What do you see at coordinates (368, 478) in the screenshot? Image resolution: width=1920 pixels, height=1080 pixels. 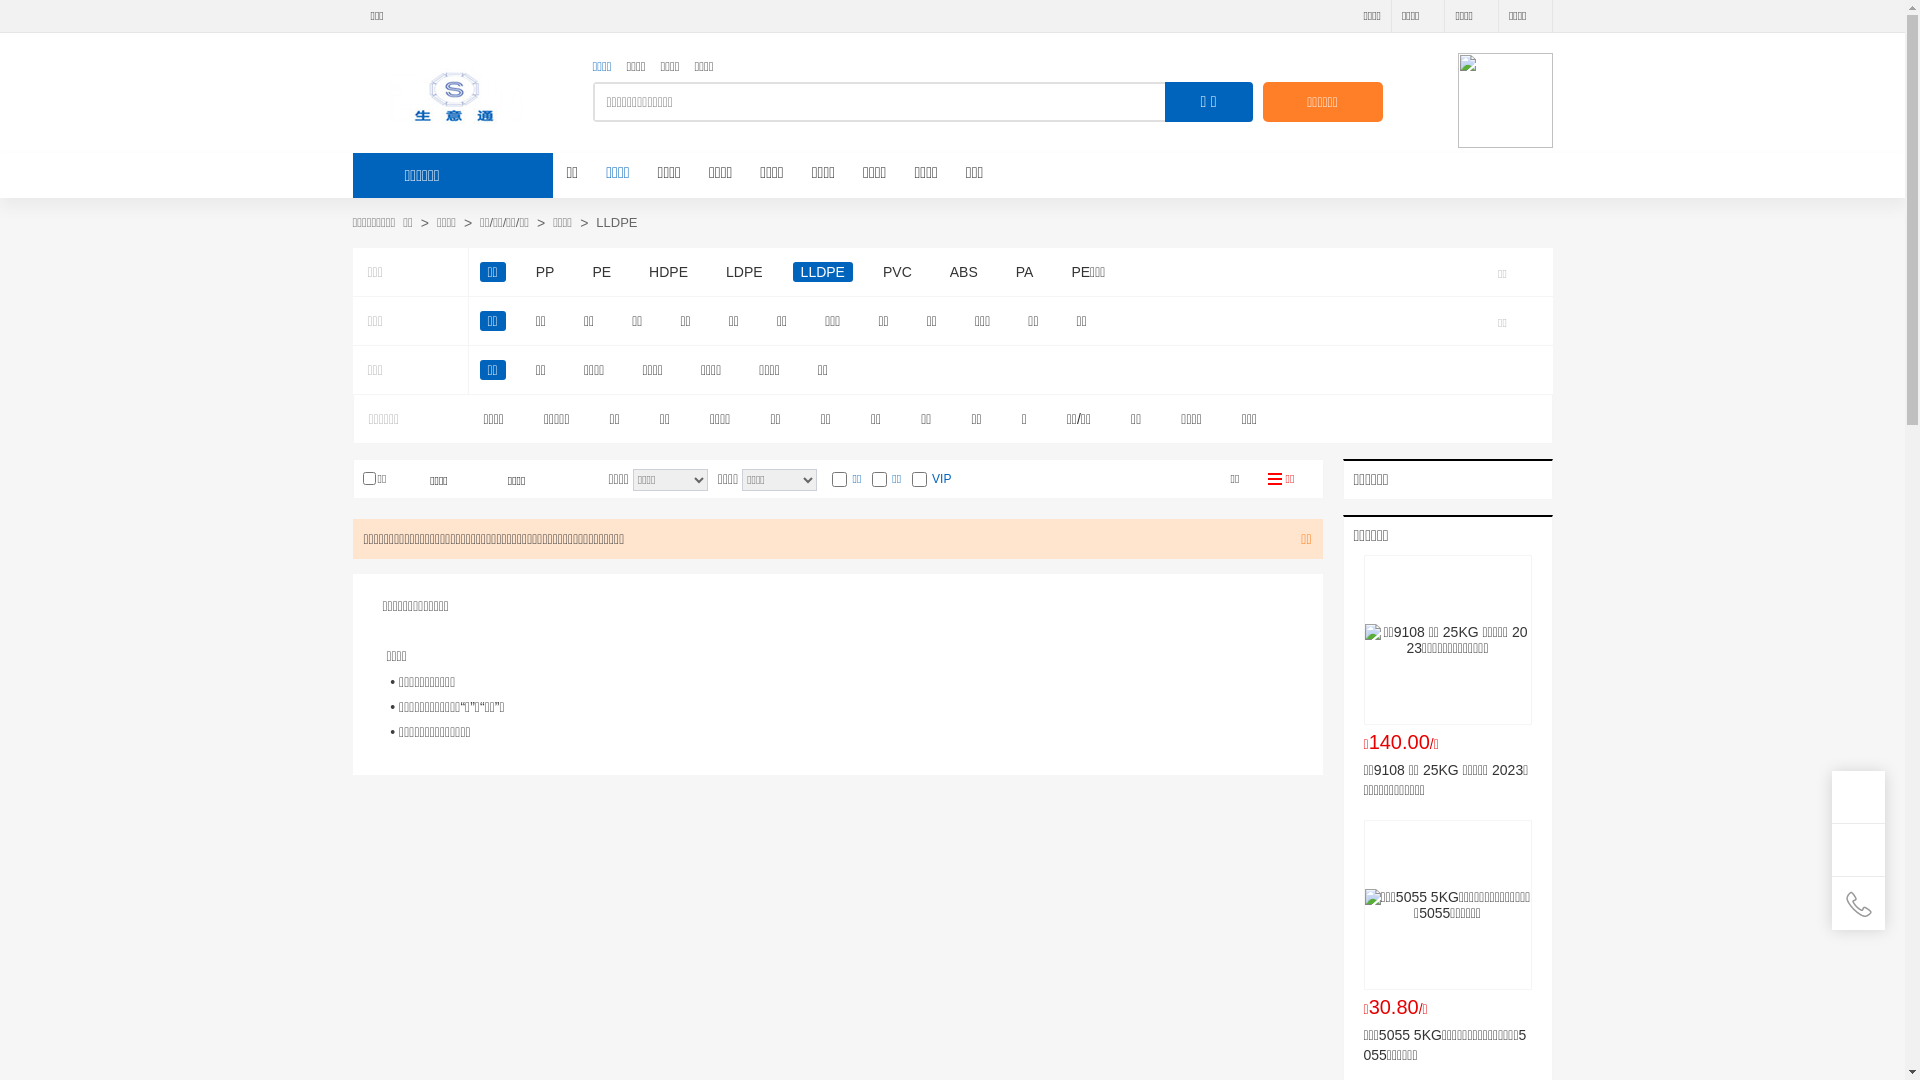 I see `'on'` at bounding box center [368, 478].